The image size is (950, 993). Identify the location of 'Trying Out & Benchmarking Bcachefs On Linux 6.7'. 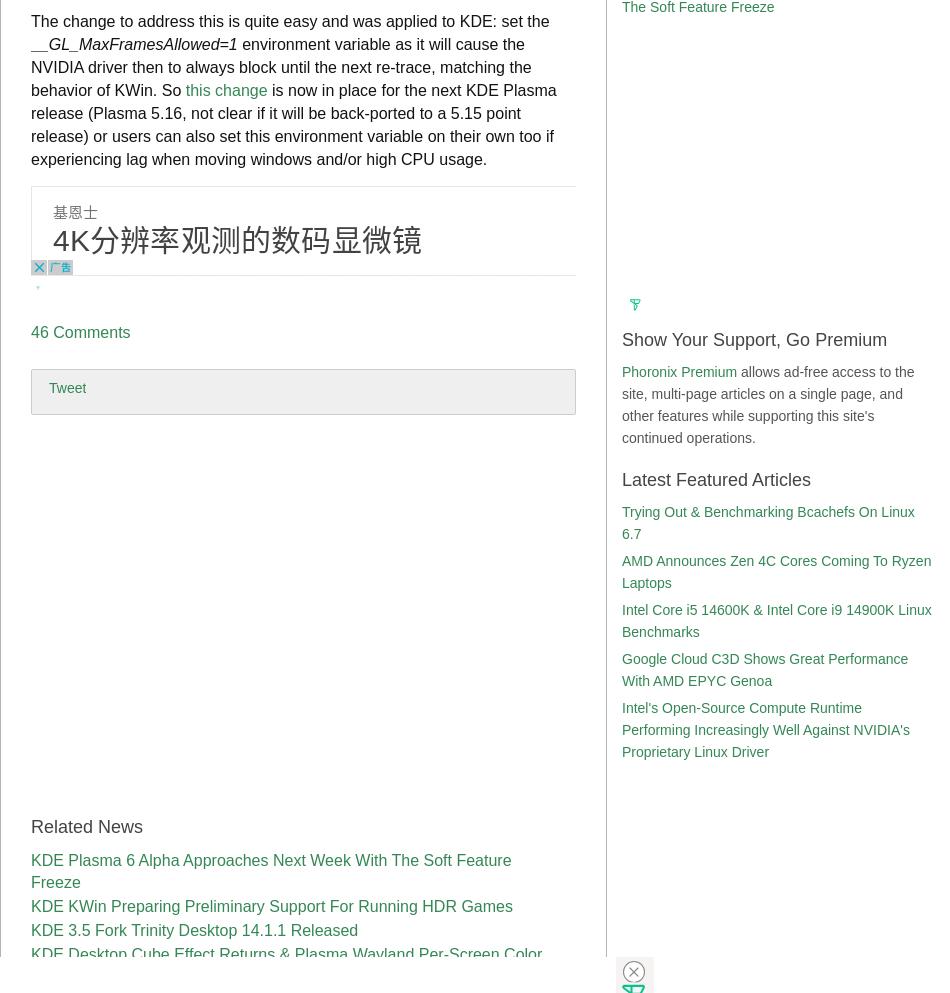
(766, 523).